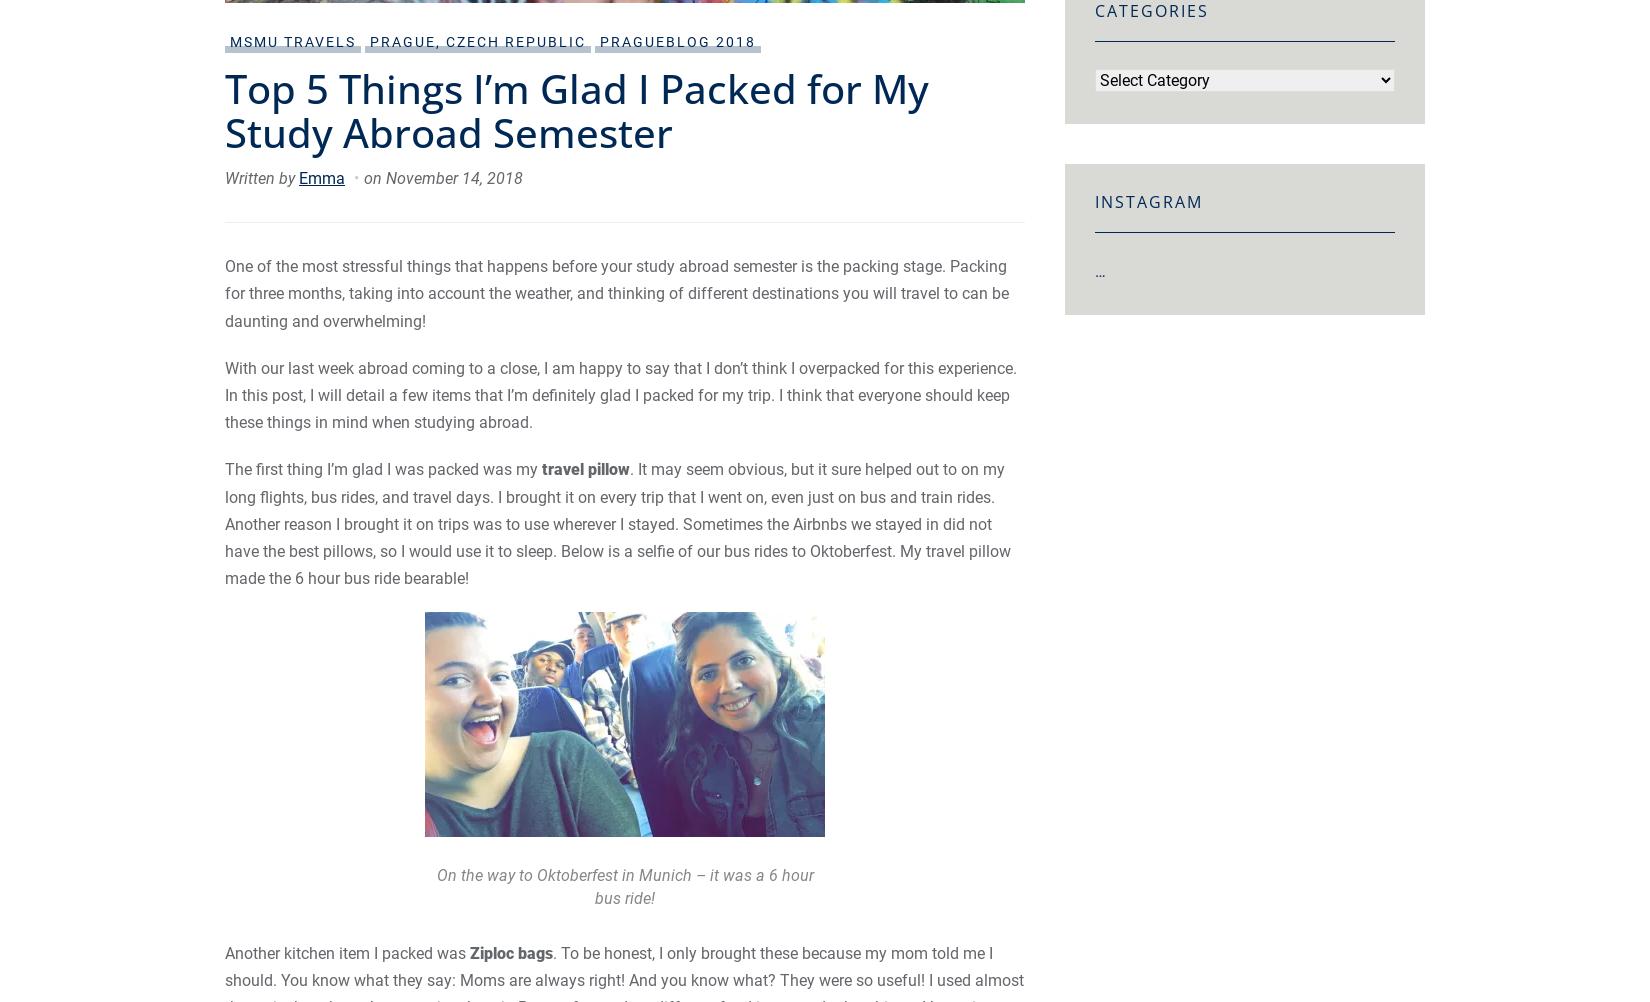  What do you see at coordinates (383, 468) in the screenshot?
I see `'The first thing I’m glad I was packed was my'` at bounding box center [383, 468].